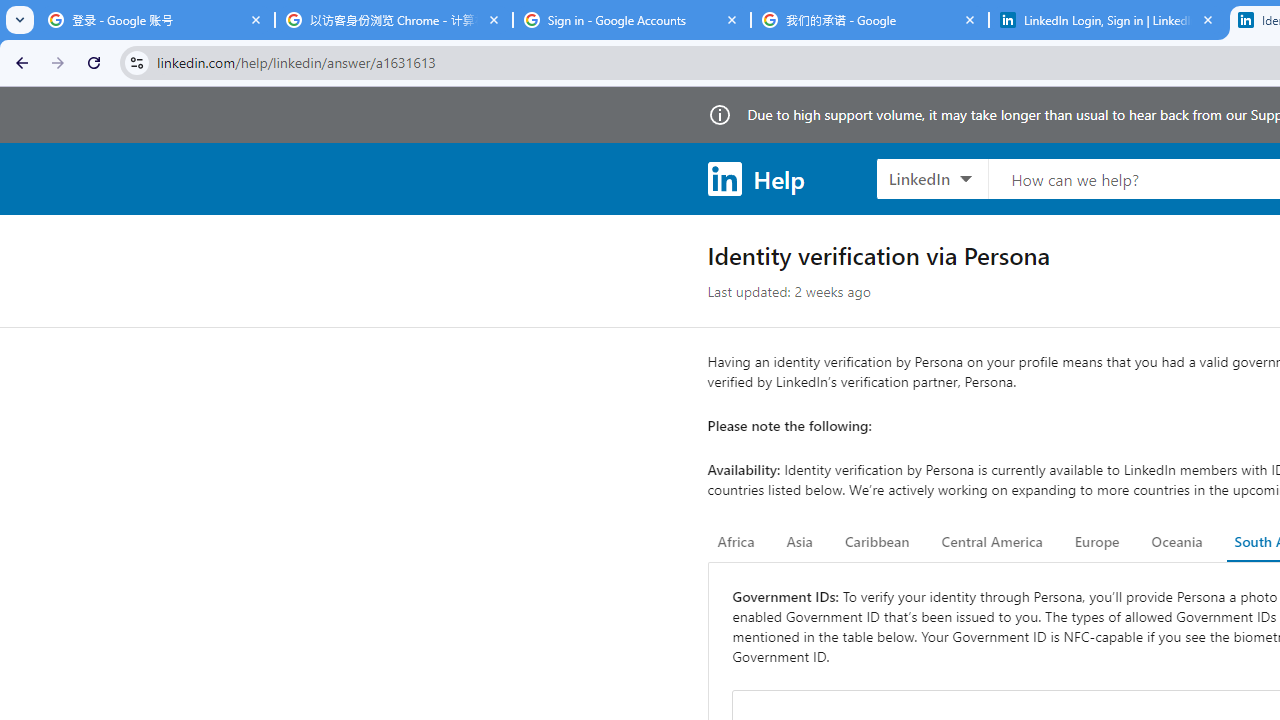  What do you see at coordinates (992, 542) in the screenshot?
I see `'Central America'` at bounding box center [992, 542].